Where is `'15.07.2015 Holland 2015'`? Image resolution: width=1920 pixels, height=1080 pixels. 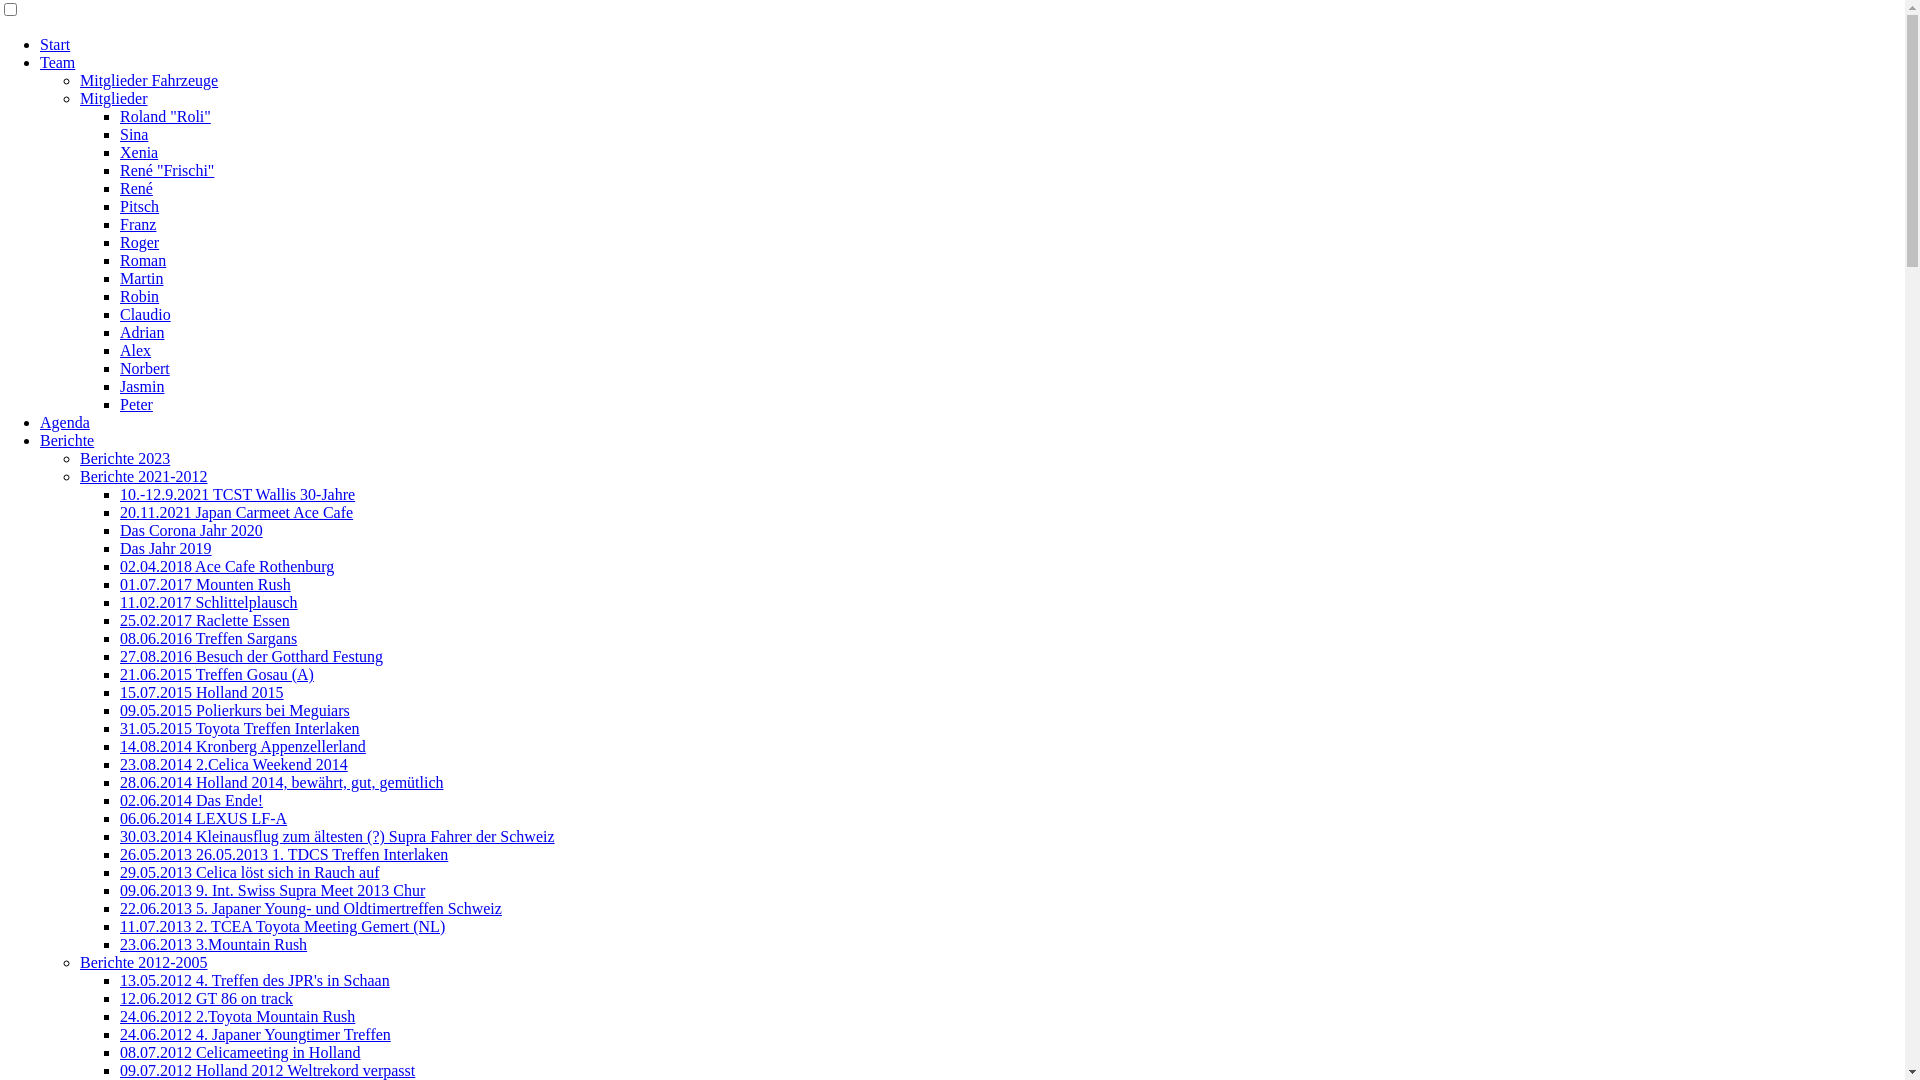
'15.07.2015 Holland 2015' is located at coordinates (119, 691).